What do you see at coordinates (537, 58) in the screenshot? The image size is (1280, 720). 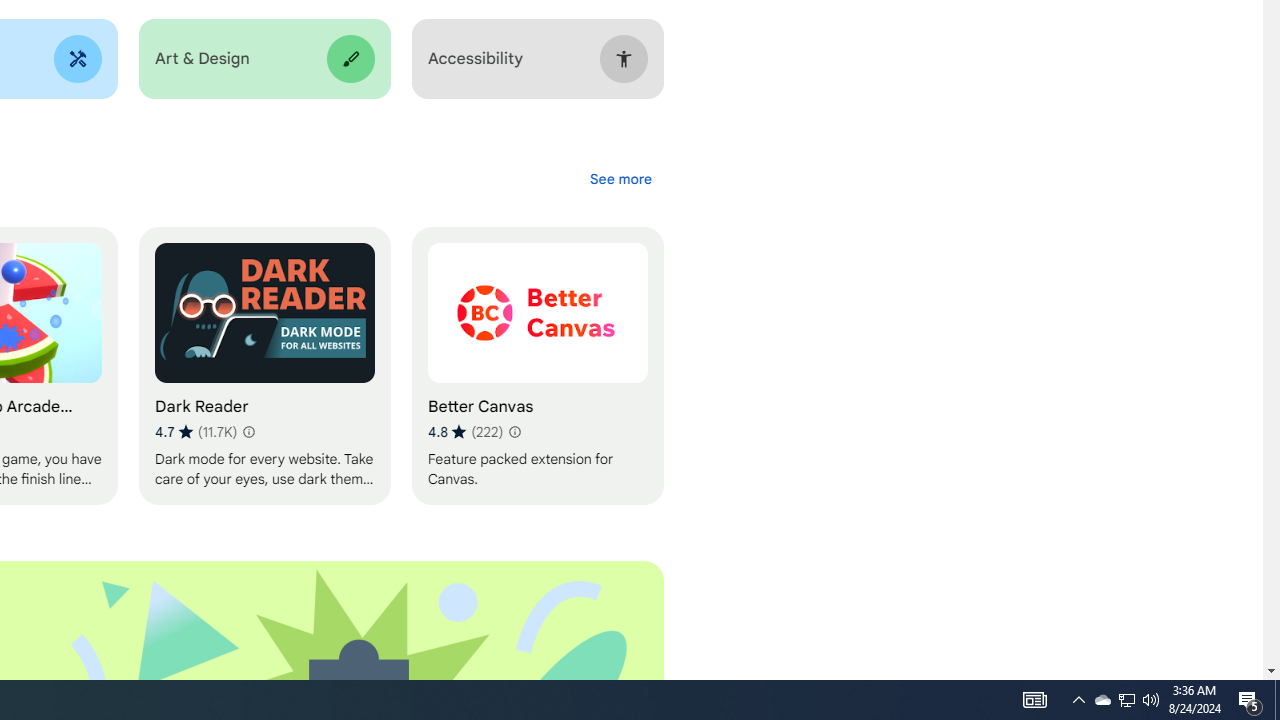 I see `'Accessibility'` at bounding box center [537, 58].